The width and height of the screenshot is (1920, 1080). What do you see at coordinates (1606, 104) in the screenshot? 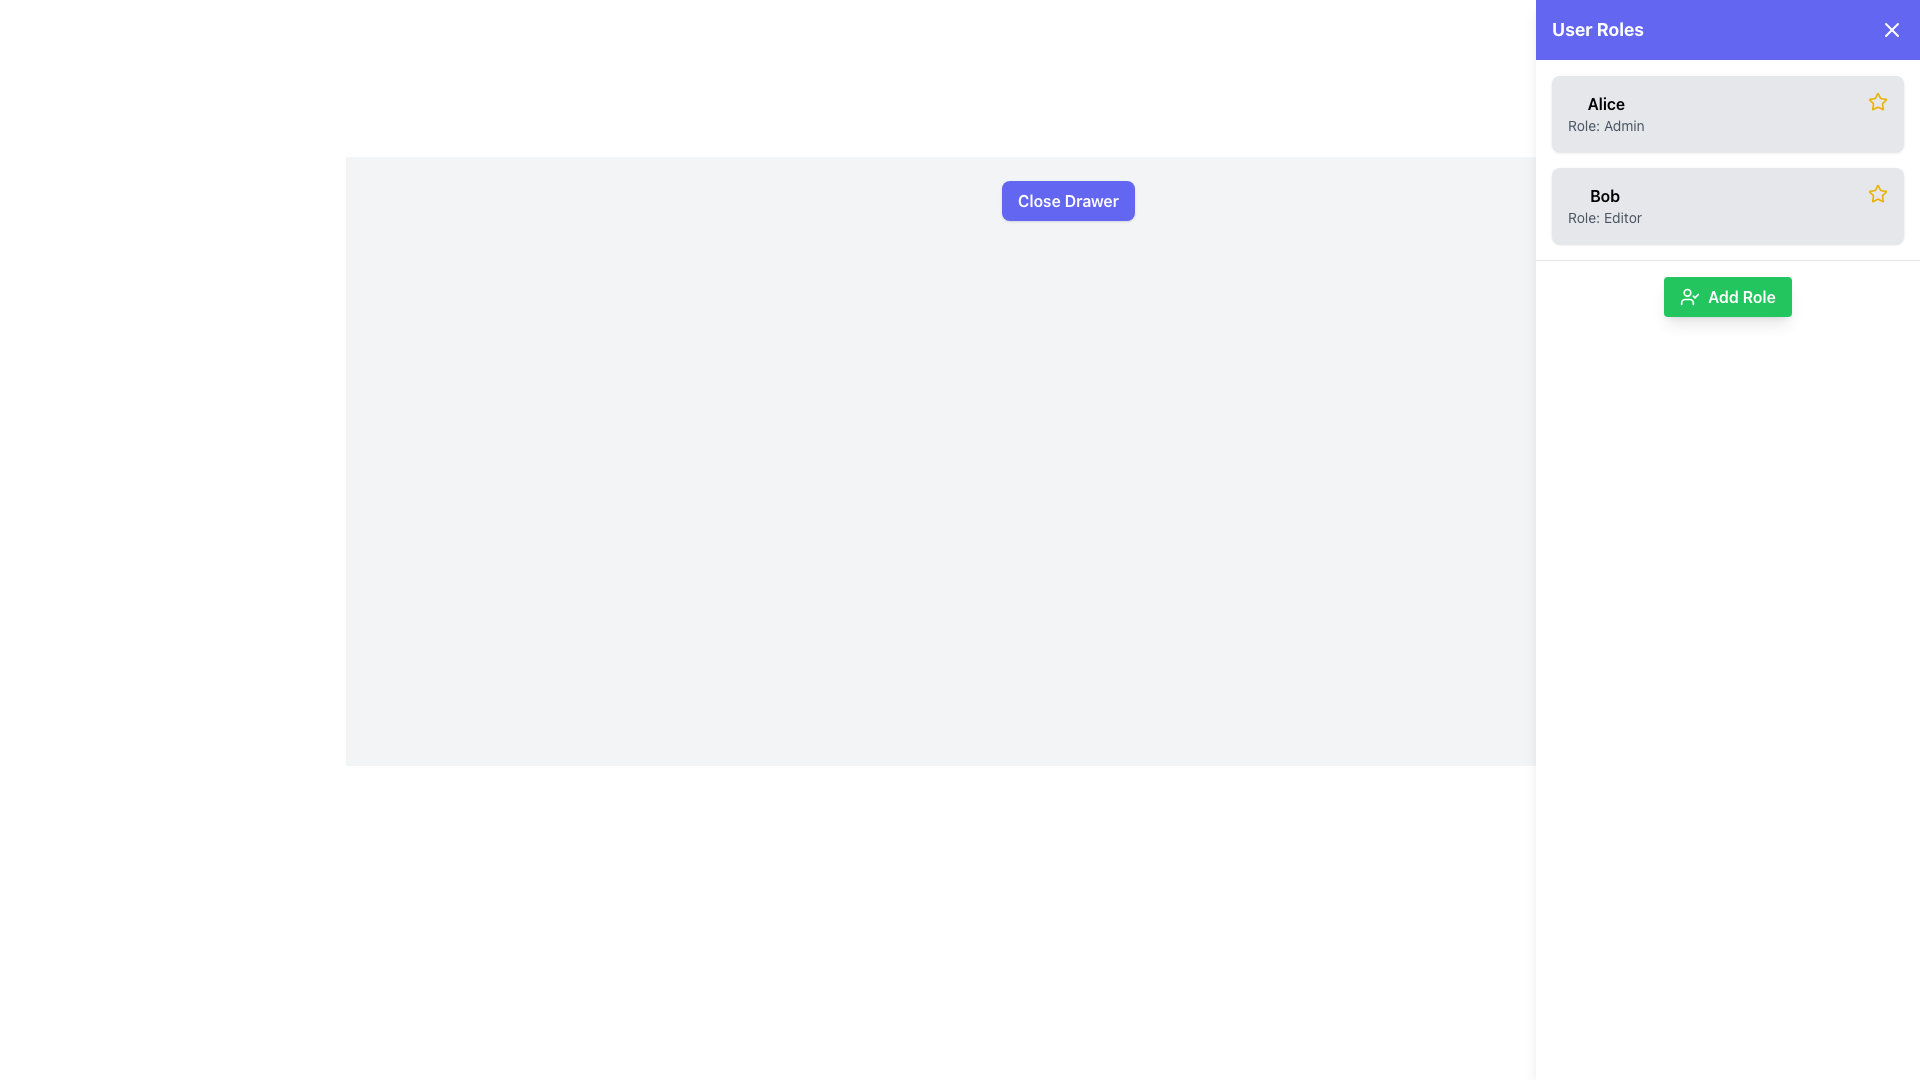
I see `the text displaying the name 'Alice' in the 'User Roles' section, which is the first item in the list of roles` at bounding box center [1606, 104].